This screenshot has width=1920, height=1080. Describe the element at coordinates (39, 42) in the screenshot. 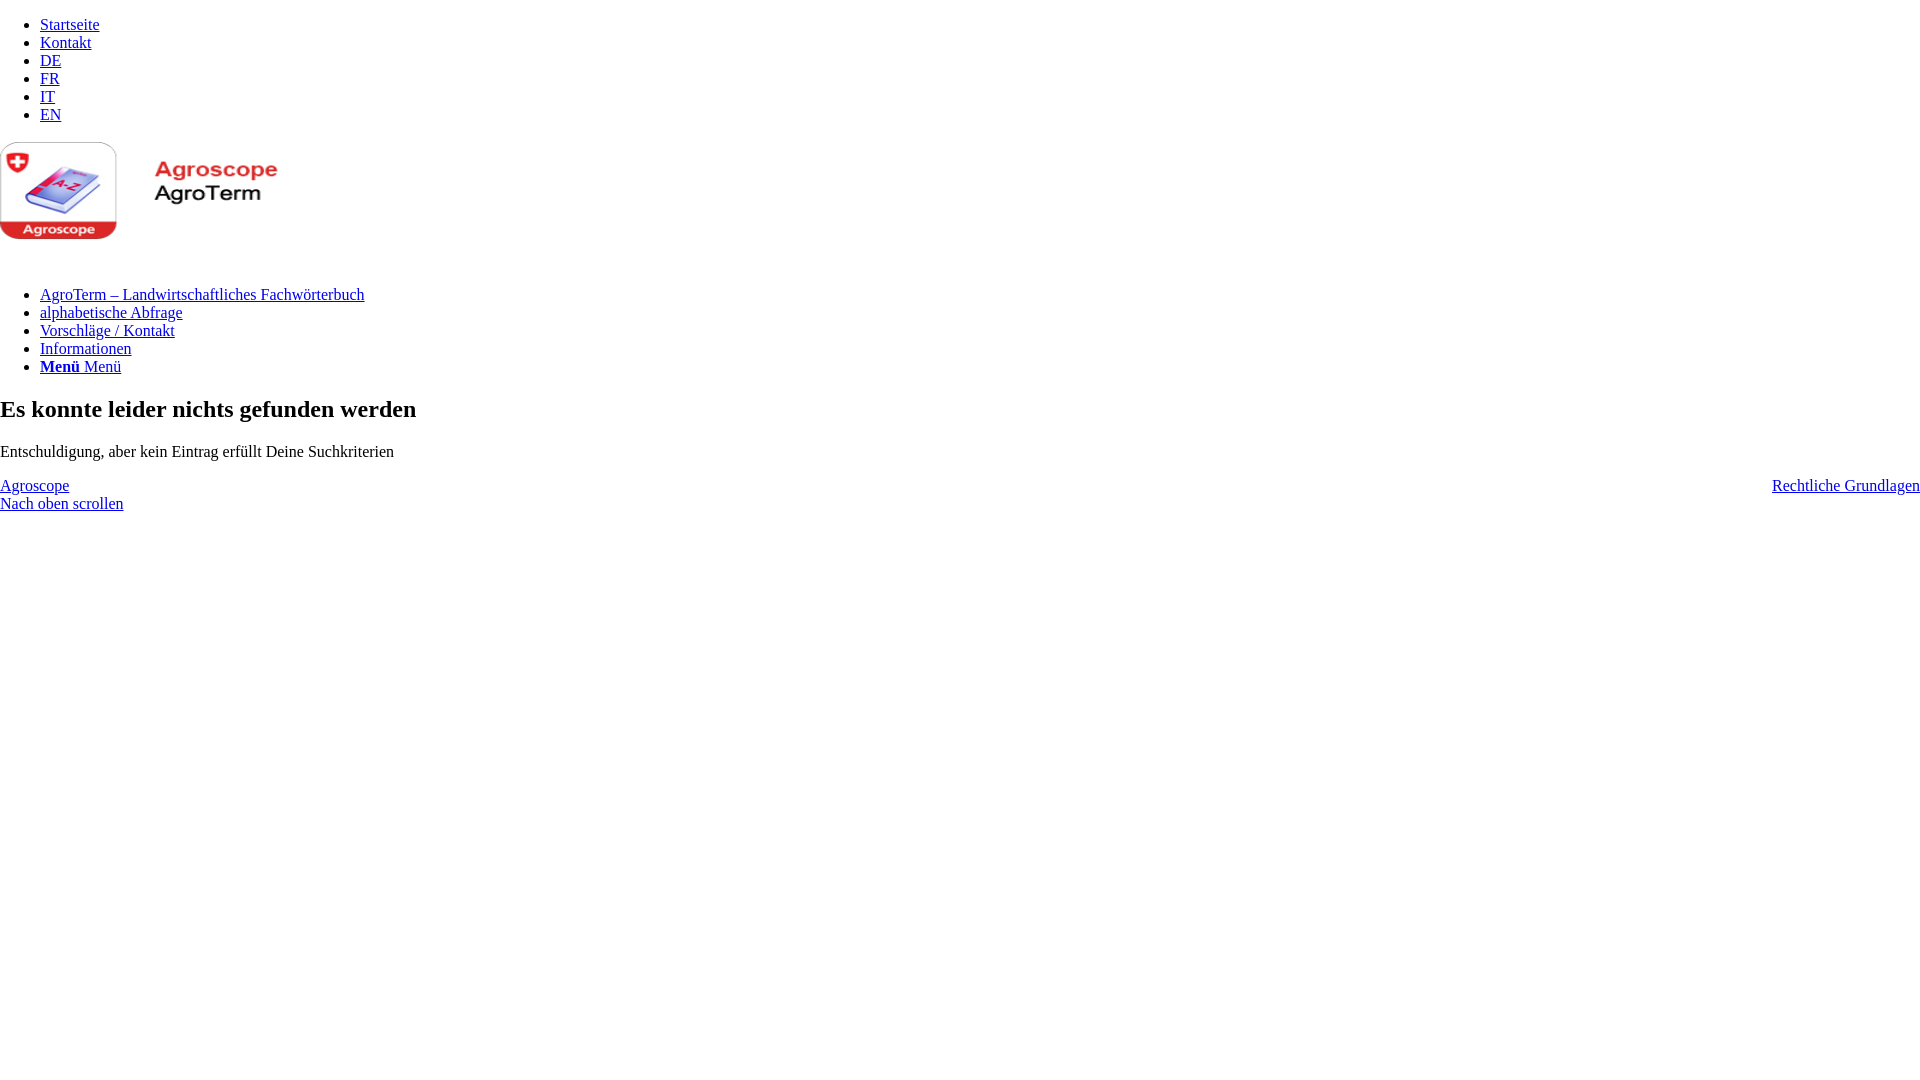

I see `'Kontakt'` at that location.